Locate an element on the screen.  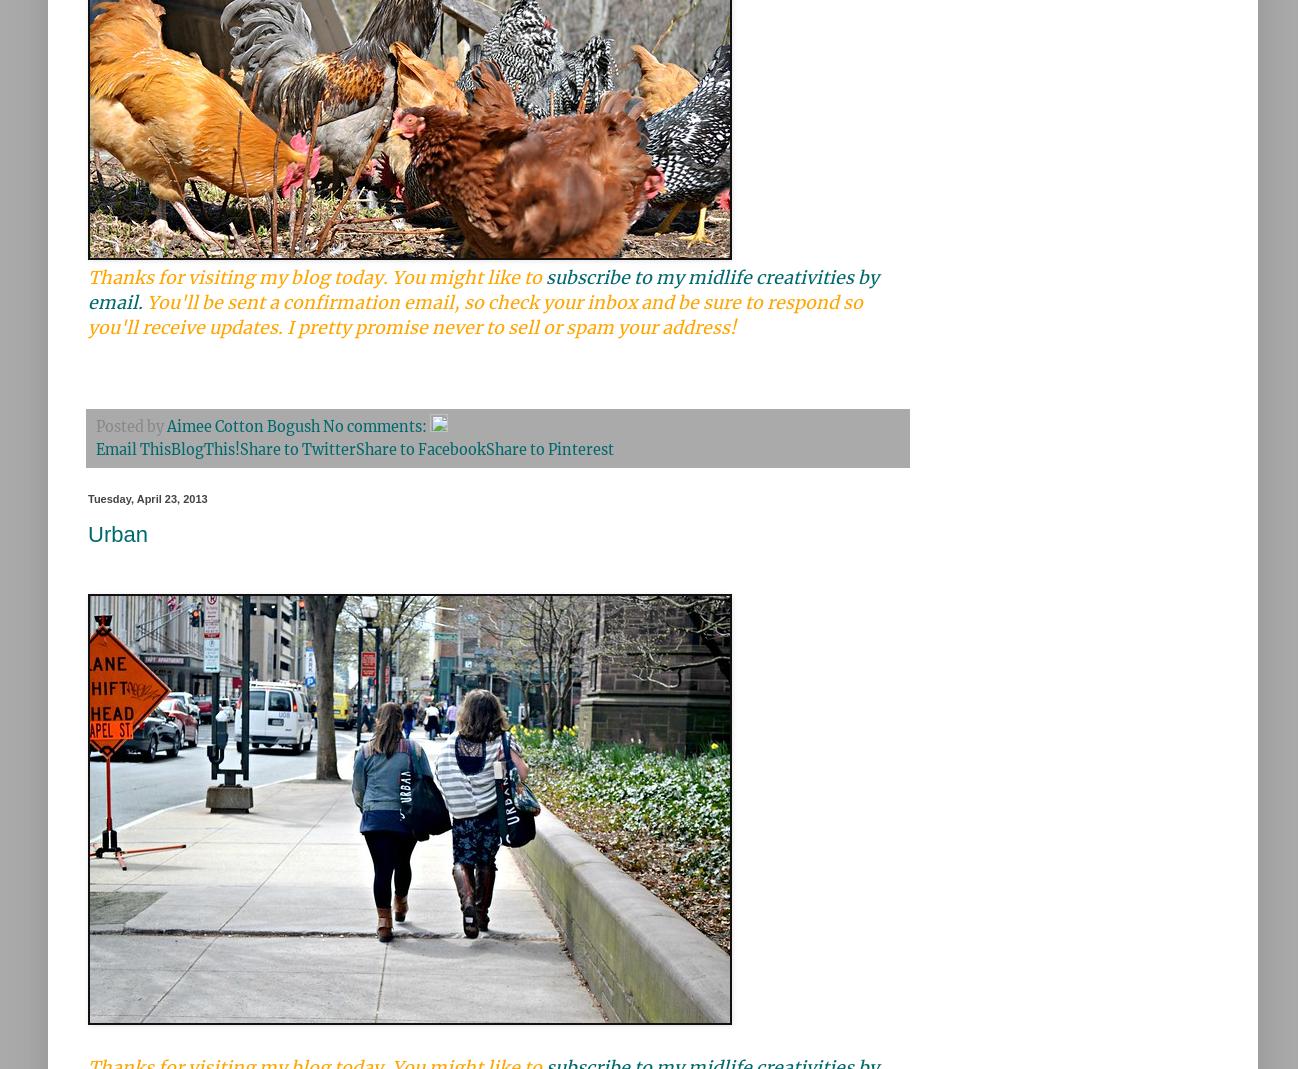
'Share to Twitter' is located at coordinates (297, 449).